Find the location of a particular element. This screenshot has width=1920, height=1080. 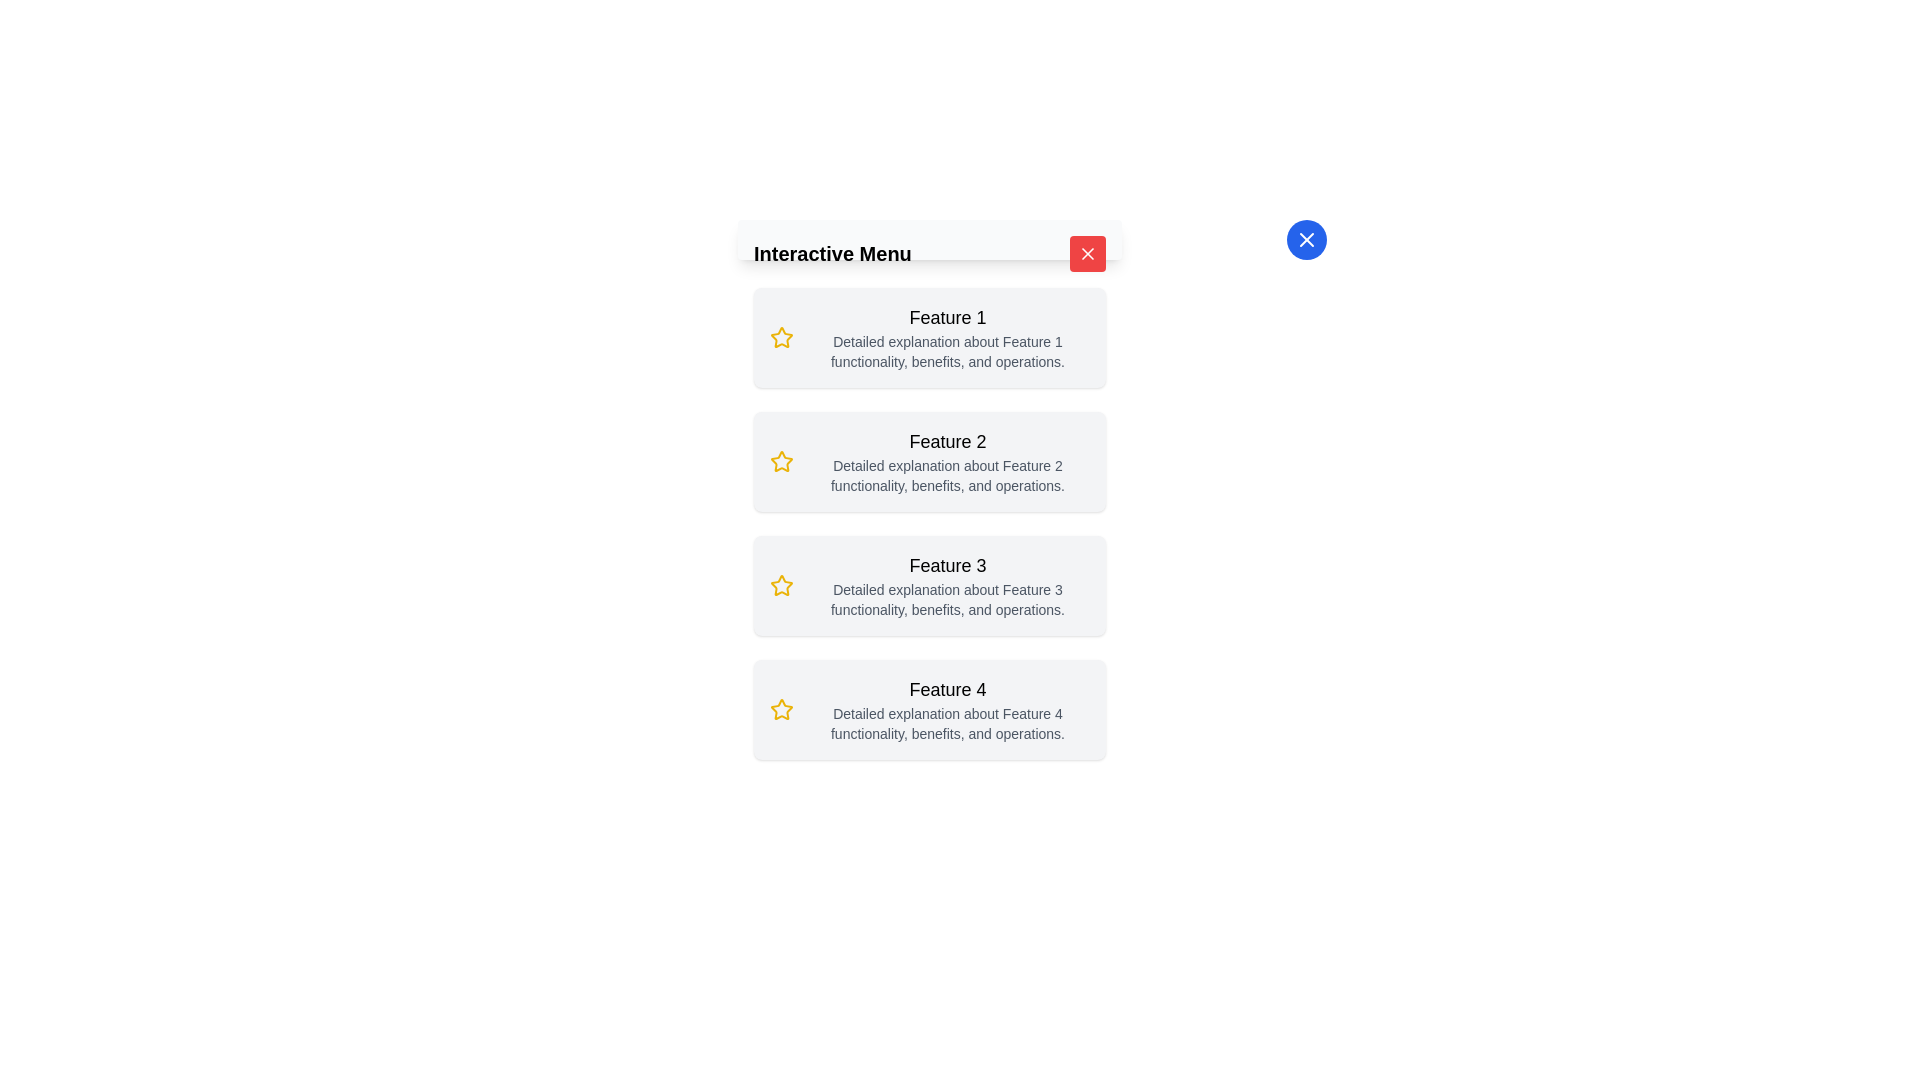

the Informative text block titled 'Feature 4' to emphasize or highlight it, which consists of a heading in a larger, bold font and a detailed description, contained within a light gray background is located at coordinates (947, 708).